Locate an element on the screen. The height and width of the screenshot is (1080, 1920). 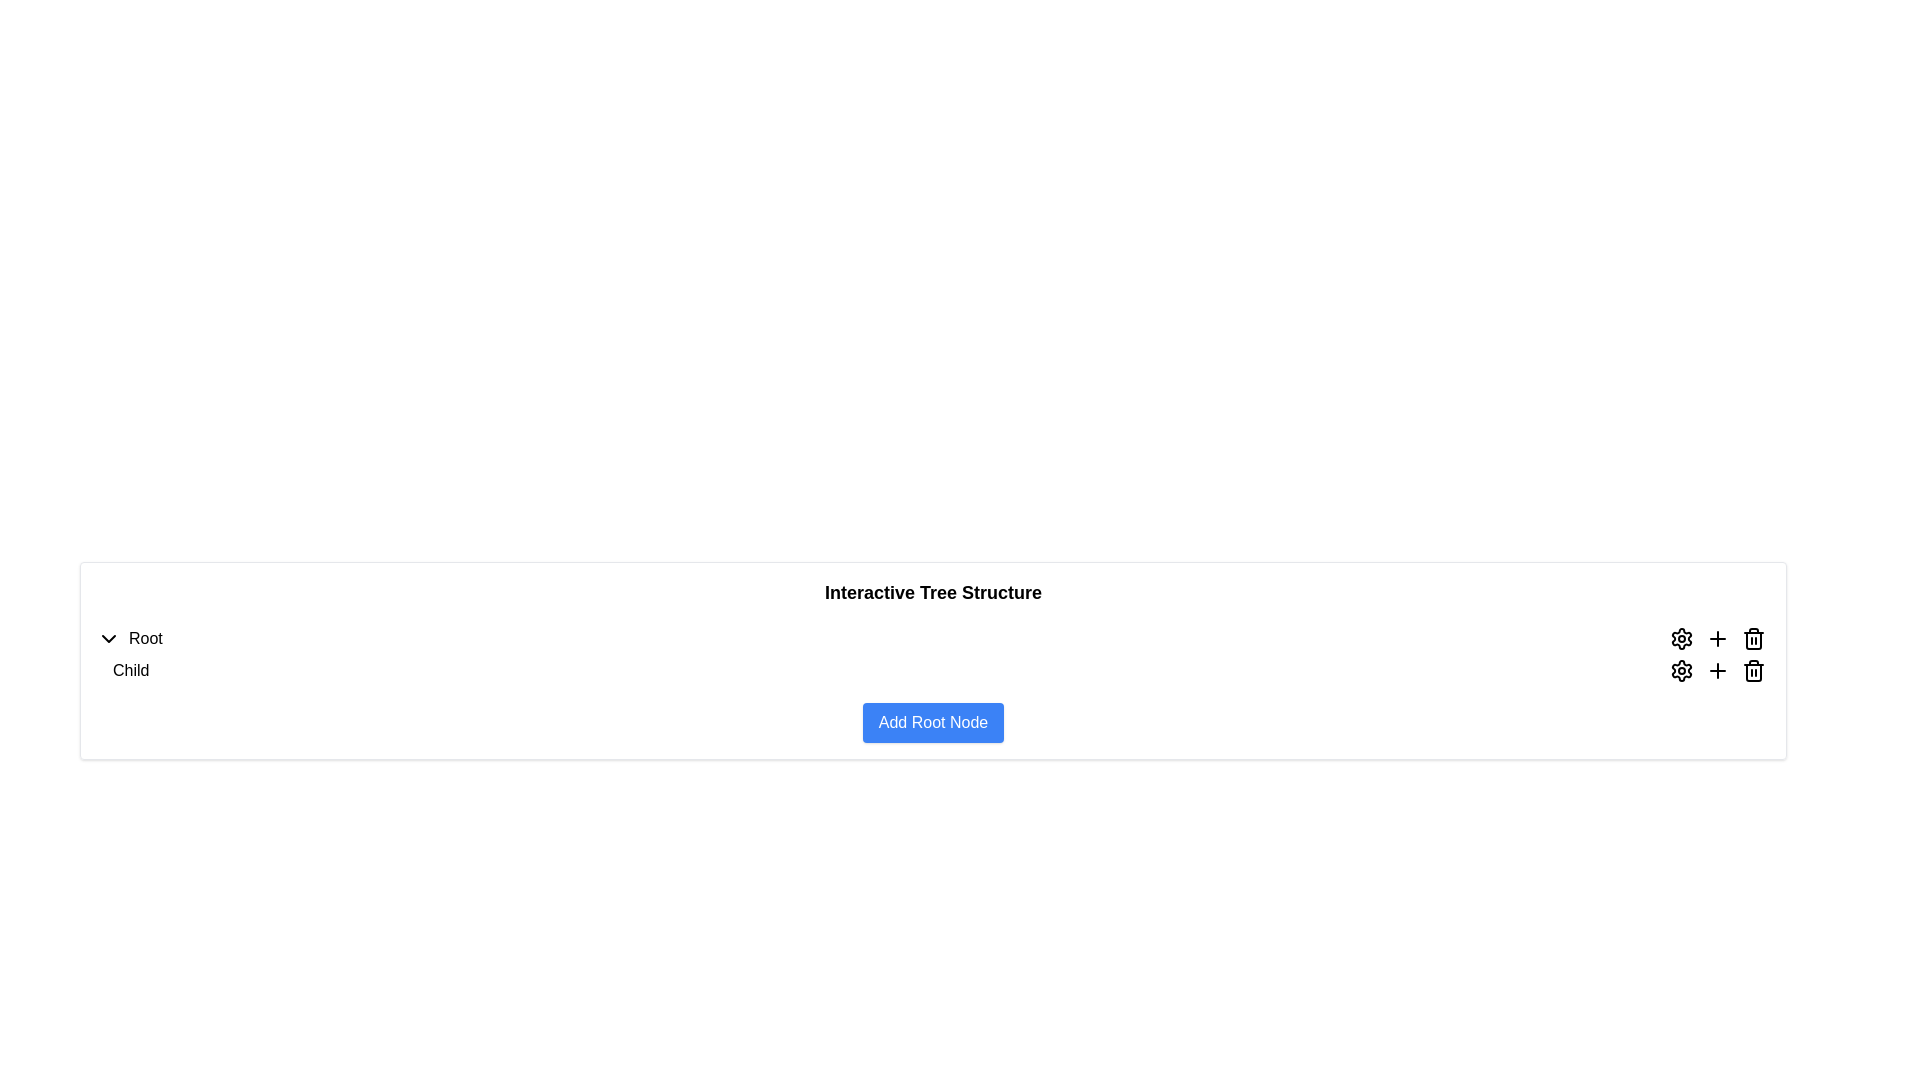
the cogwheel icon in the lower-right corner of the interface is located at coordinates (1680, 639).